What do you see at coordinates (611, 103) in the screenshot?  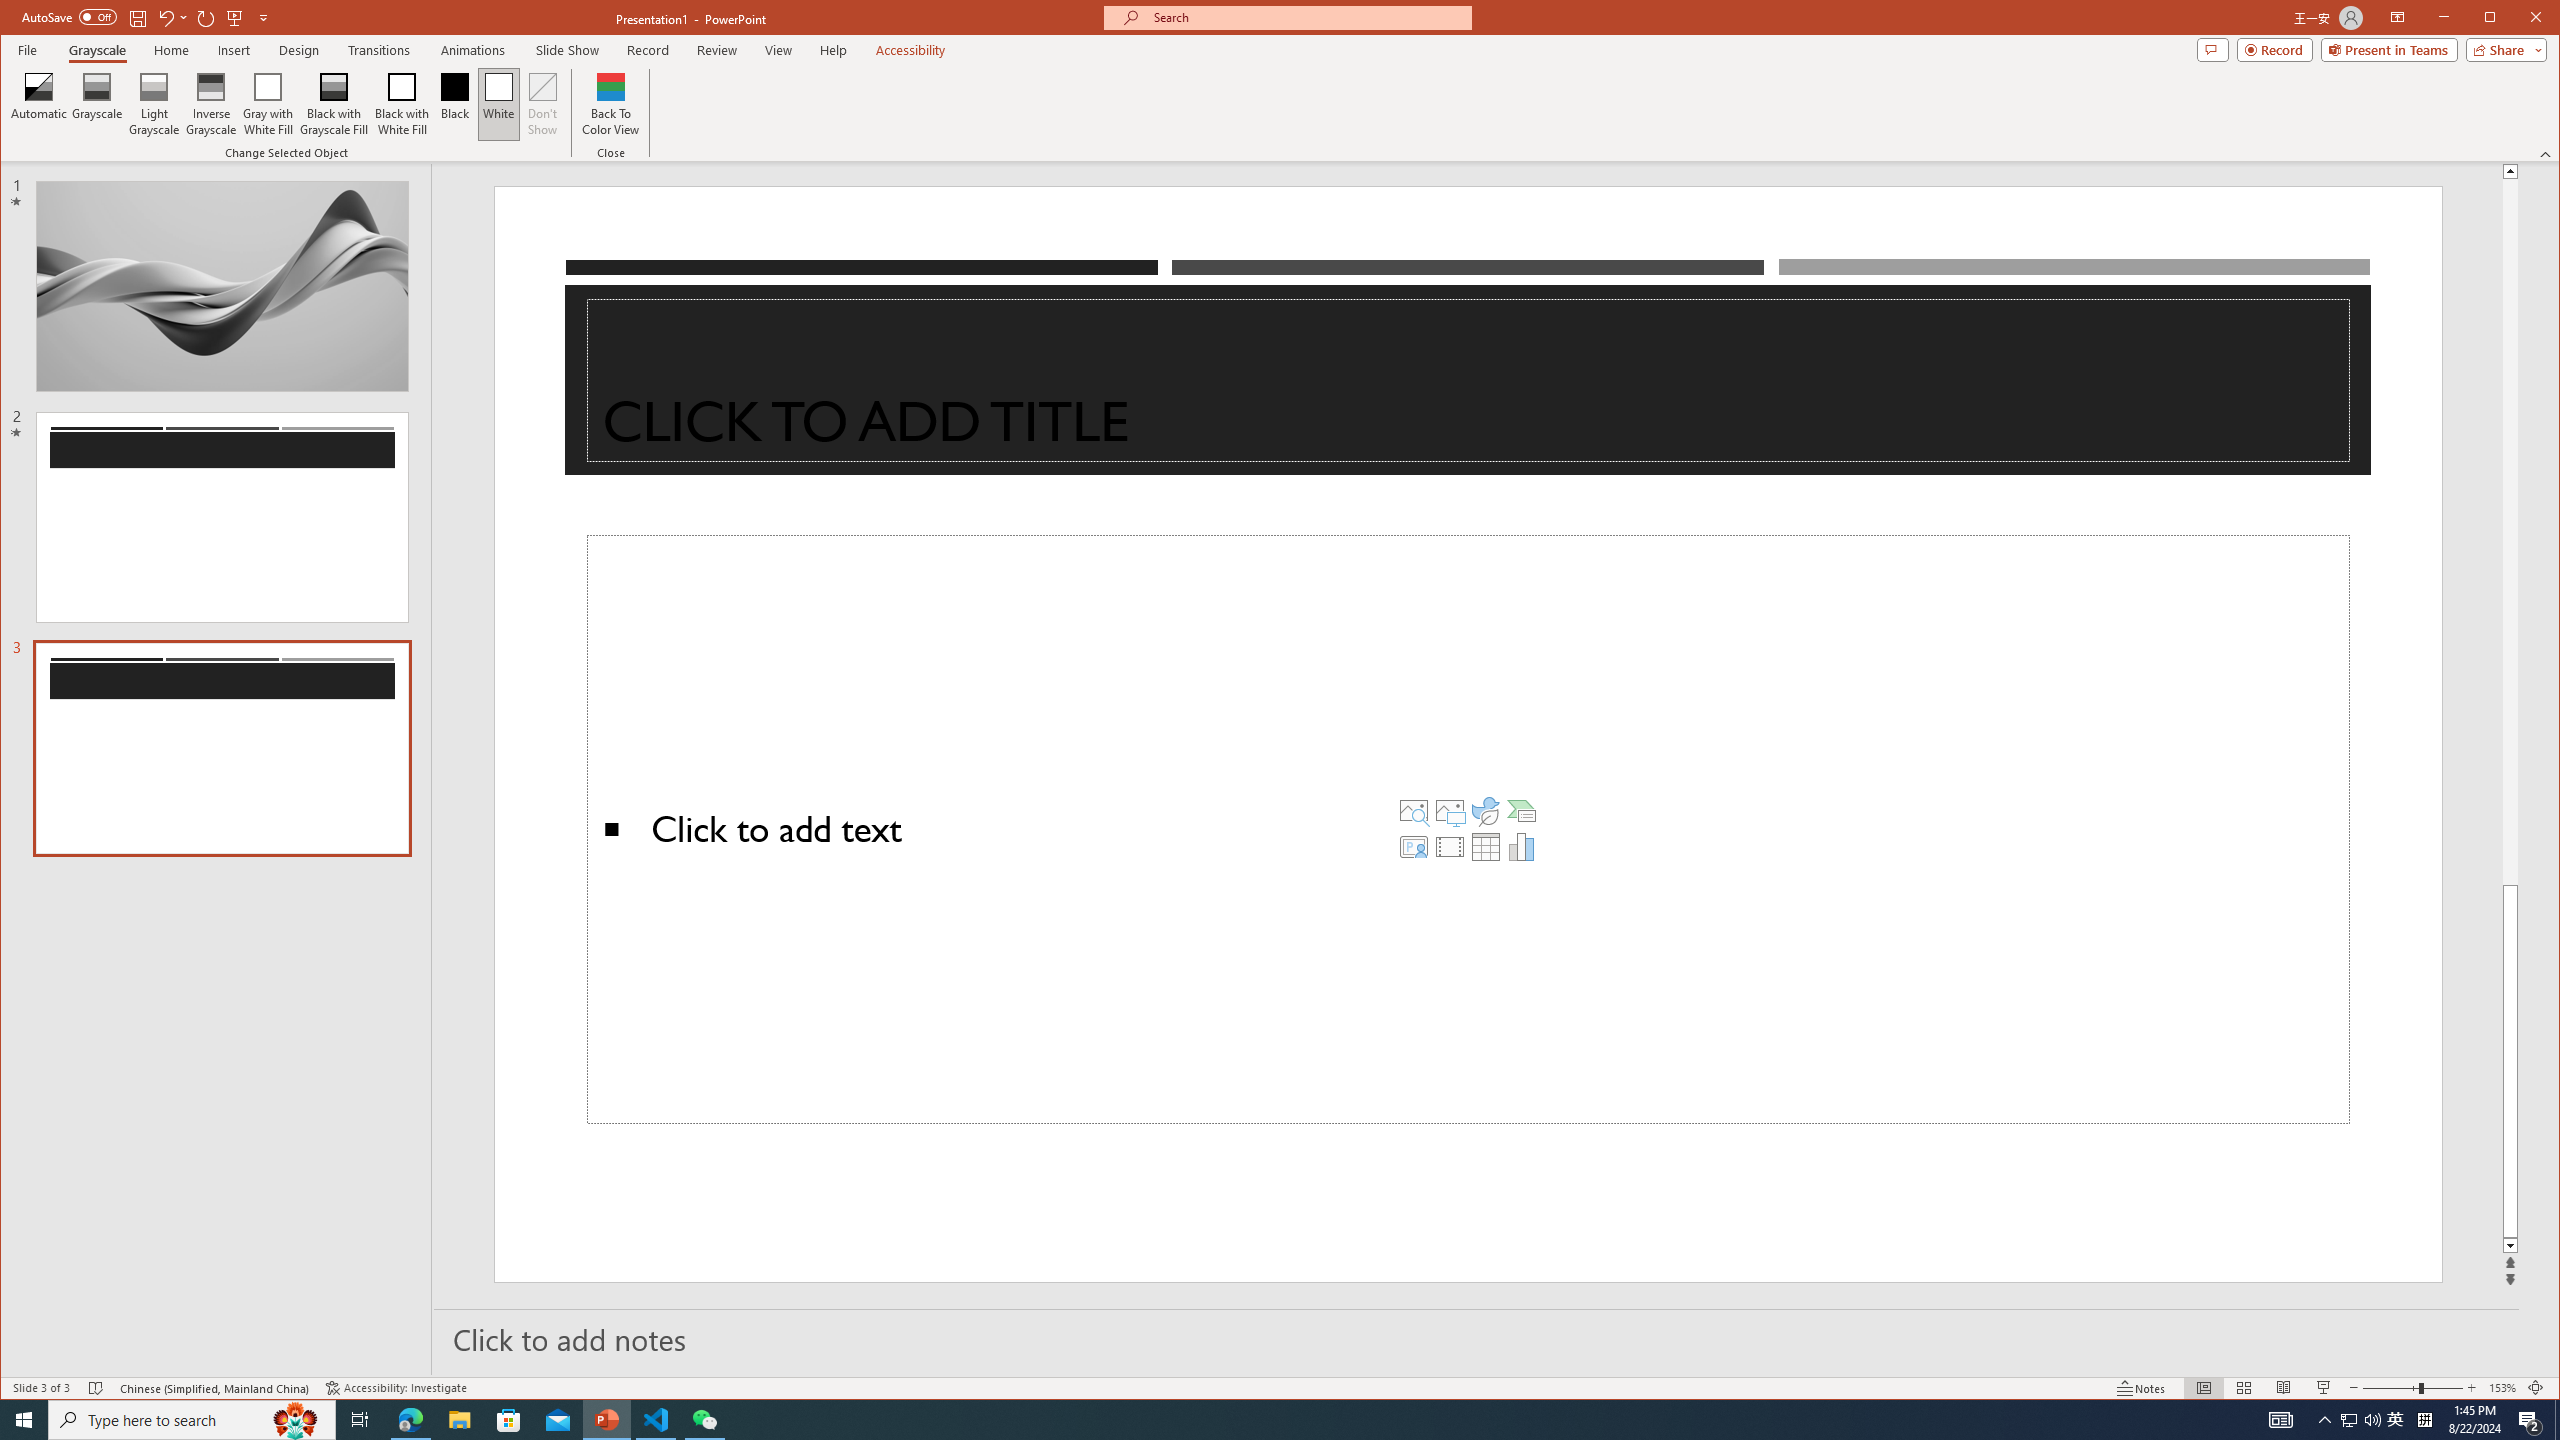 I see `'Back To Color View'` at bounding box center [611, 103].